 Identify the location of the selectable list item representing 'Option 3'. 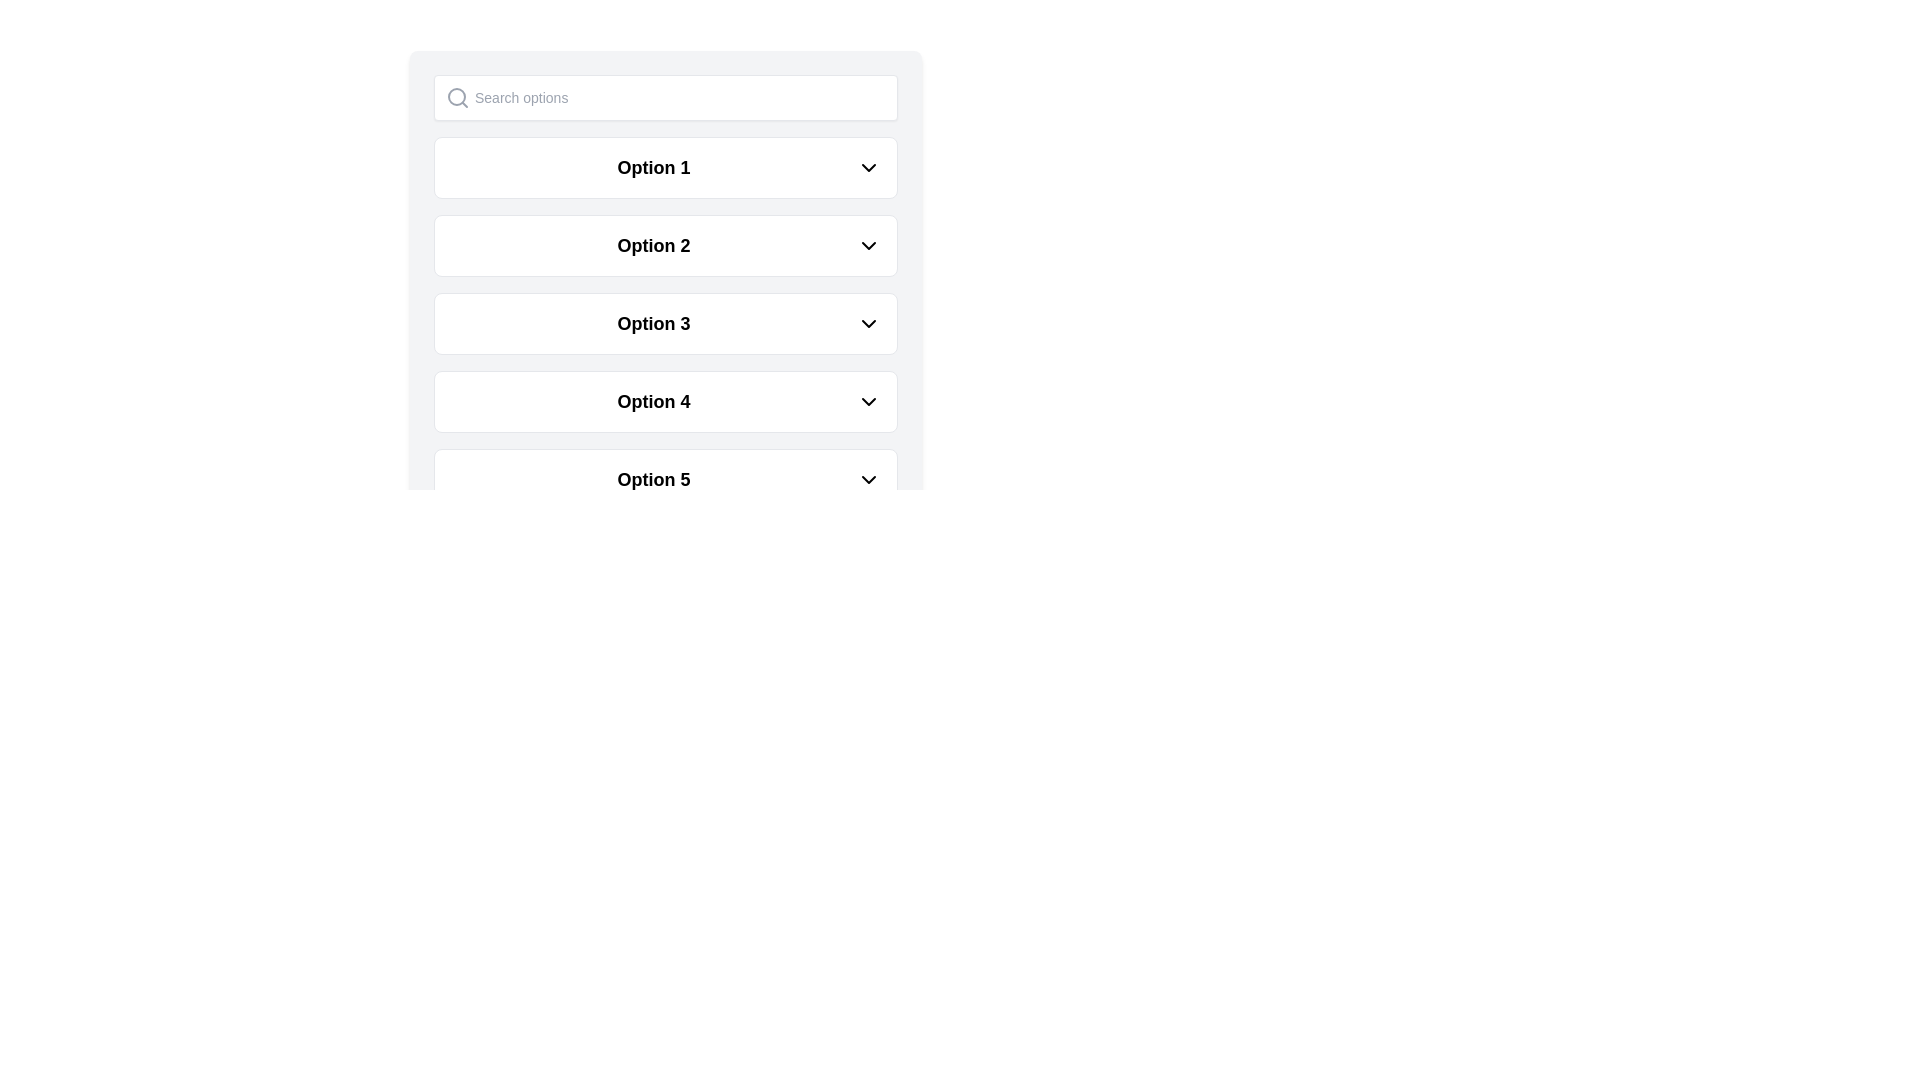
(666, 323).